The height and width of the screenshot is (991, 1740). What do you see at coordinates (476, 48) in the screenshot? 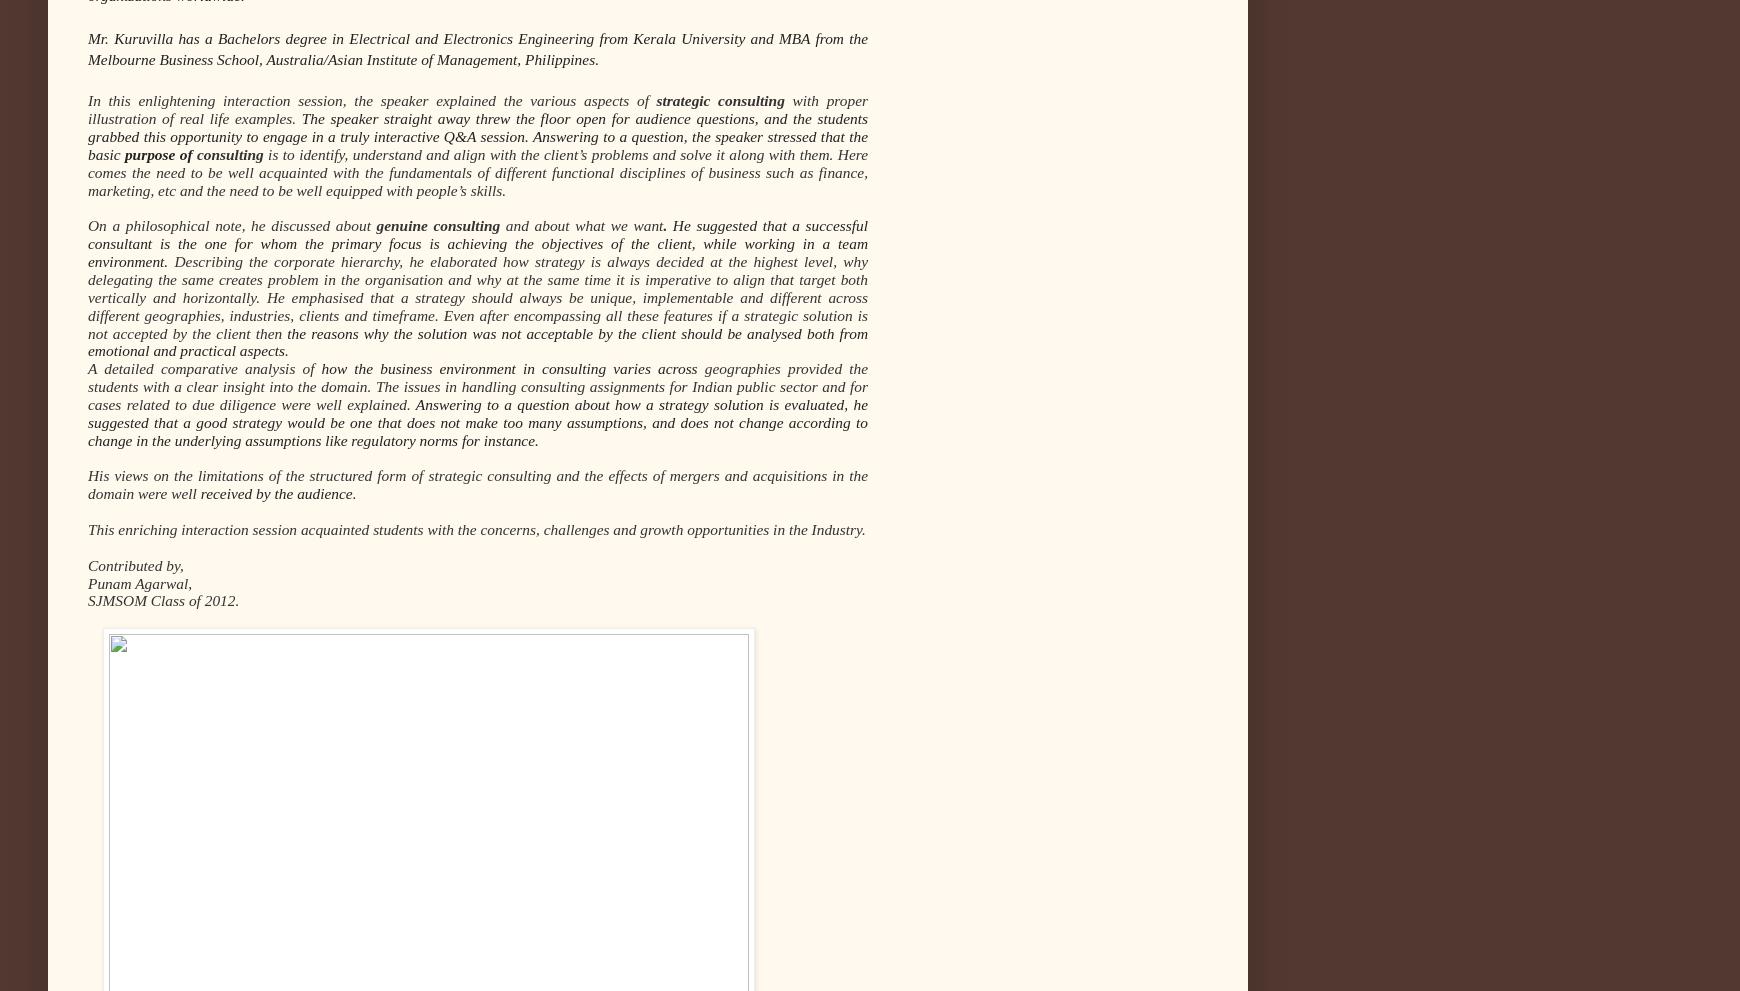
I see `'Mr. Kuruvilla has a Bachelors degree in Electrical and Electronics Engineering from Kerala University and MBA from the Melbourne Business School, Australia/Asian Institute of Management, Philippines.'` at bounding box center [476, 48].